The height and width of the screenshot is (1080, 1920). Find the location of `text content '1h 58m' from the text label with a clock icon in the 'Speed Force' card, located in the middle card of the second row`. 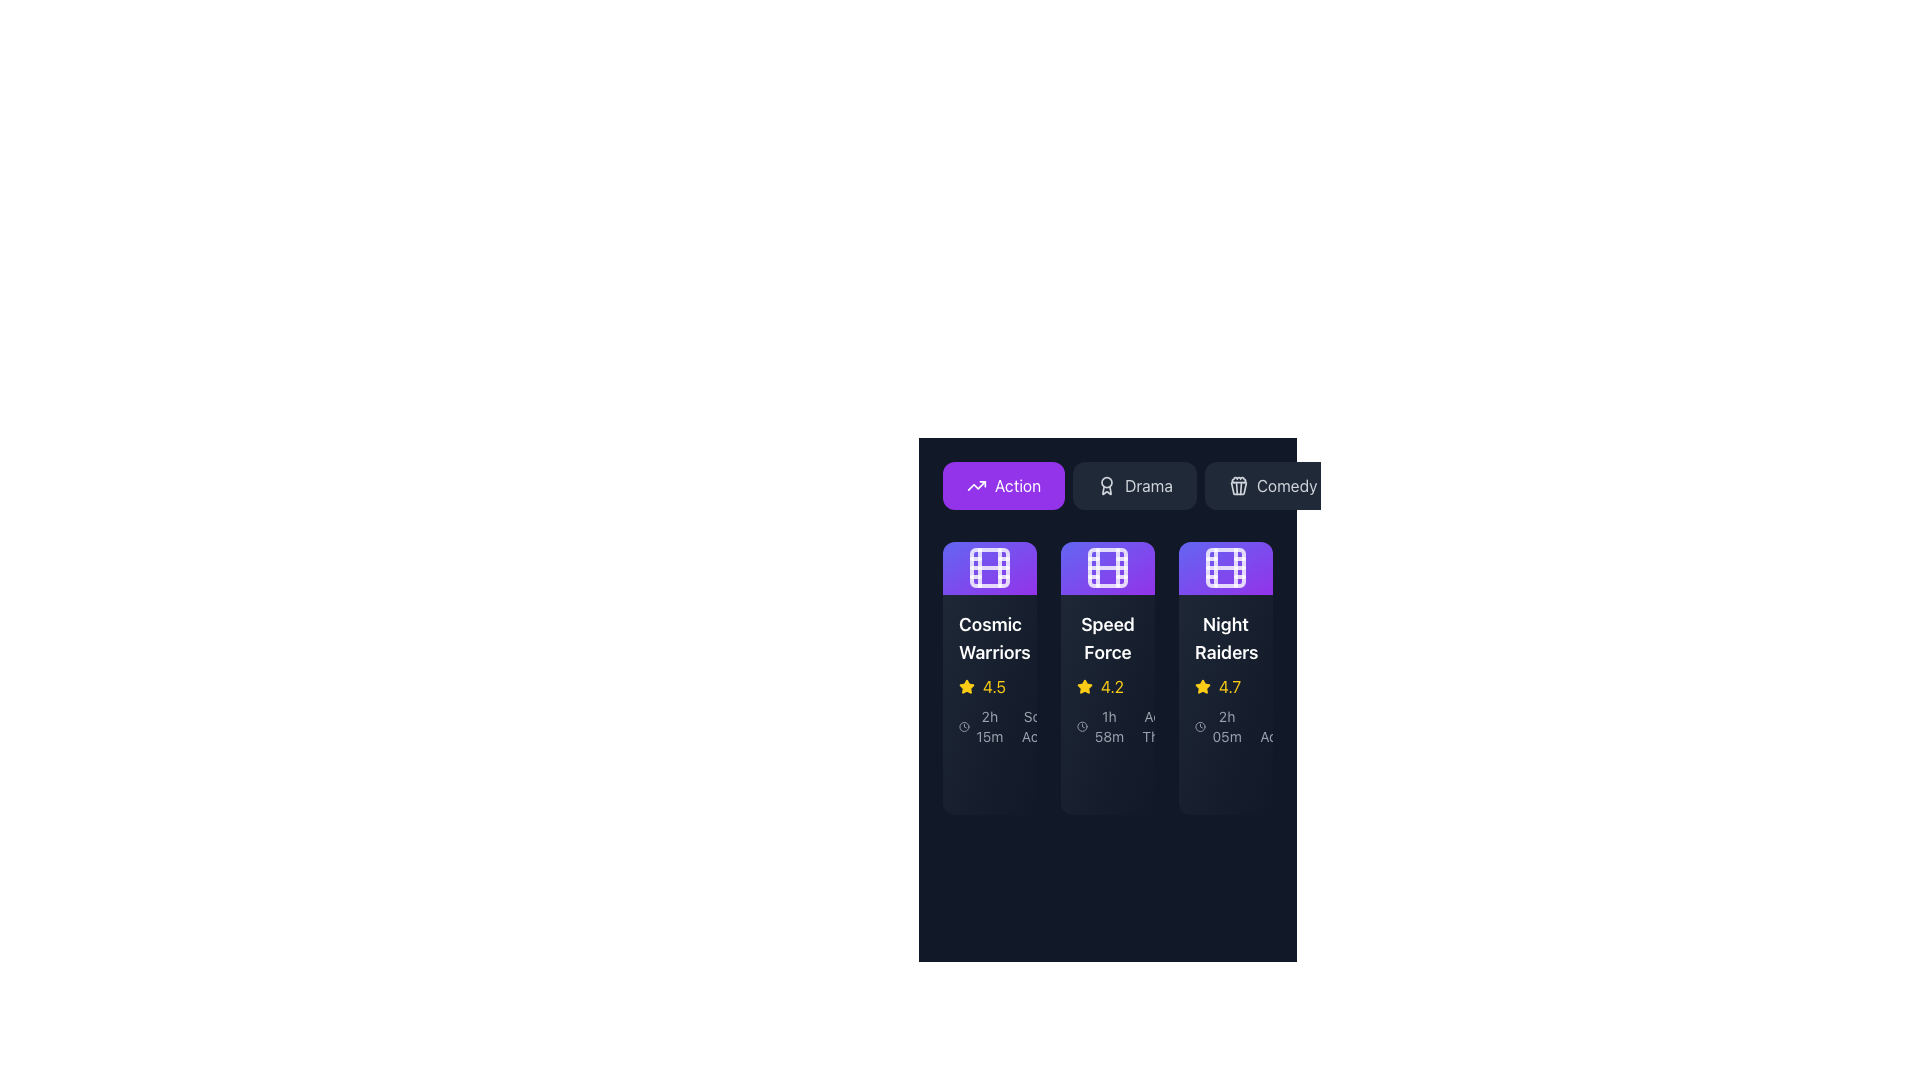

text content '1h 58m' from the text label with a clock icon in the 'Speed Force' card, located in the middle card of the second row is located at coordinates (1100, 726).